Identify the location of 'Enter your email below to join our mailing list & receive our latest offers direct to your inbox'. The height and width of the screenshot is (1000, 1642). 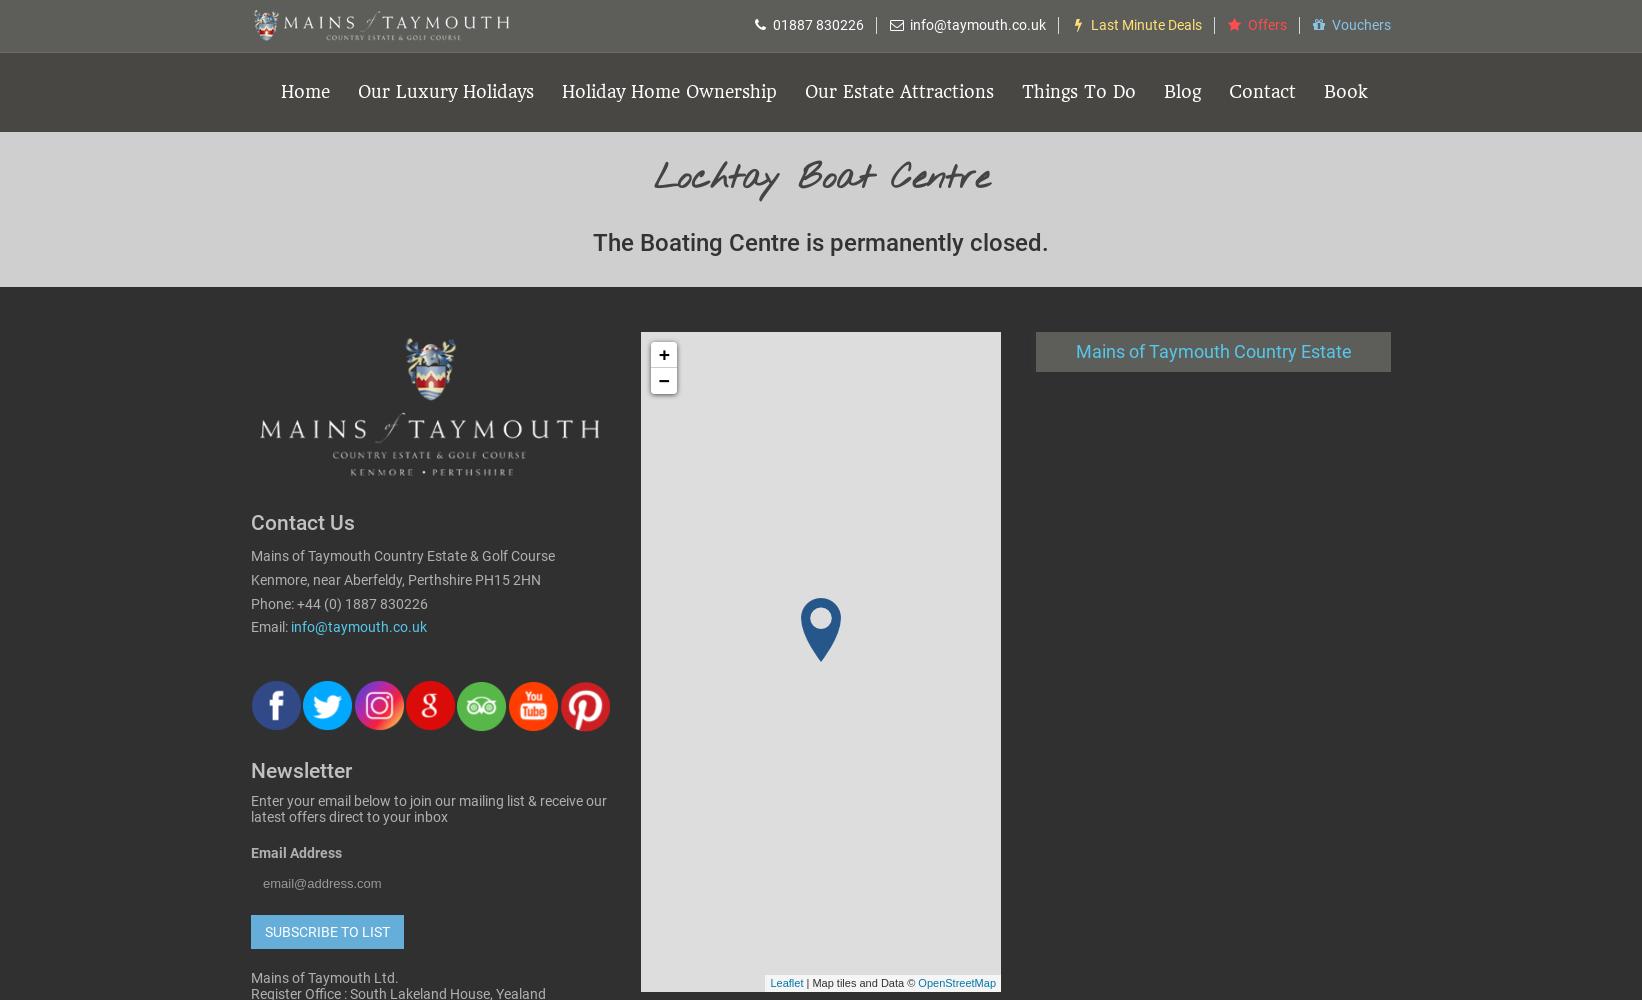
(428, 809).